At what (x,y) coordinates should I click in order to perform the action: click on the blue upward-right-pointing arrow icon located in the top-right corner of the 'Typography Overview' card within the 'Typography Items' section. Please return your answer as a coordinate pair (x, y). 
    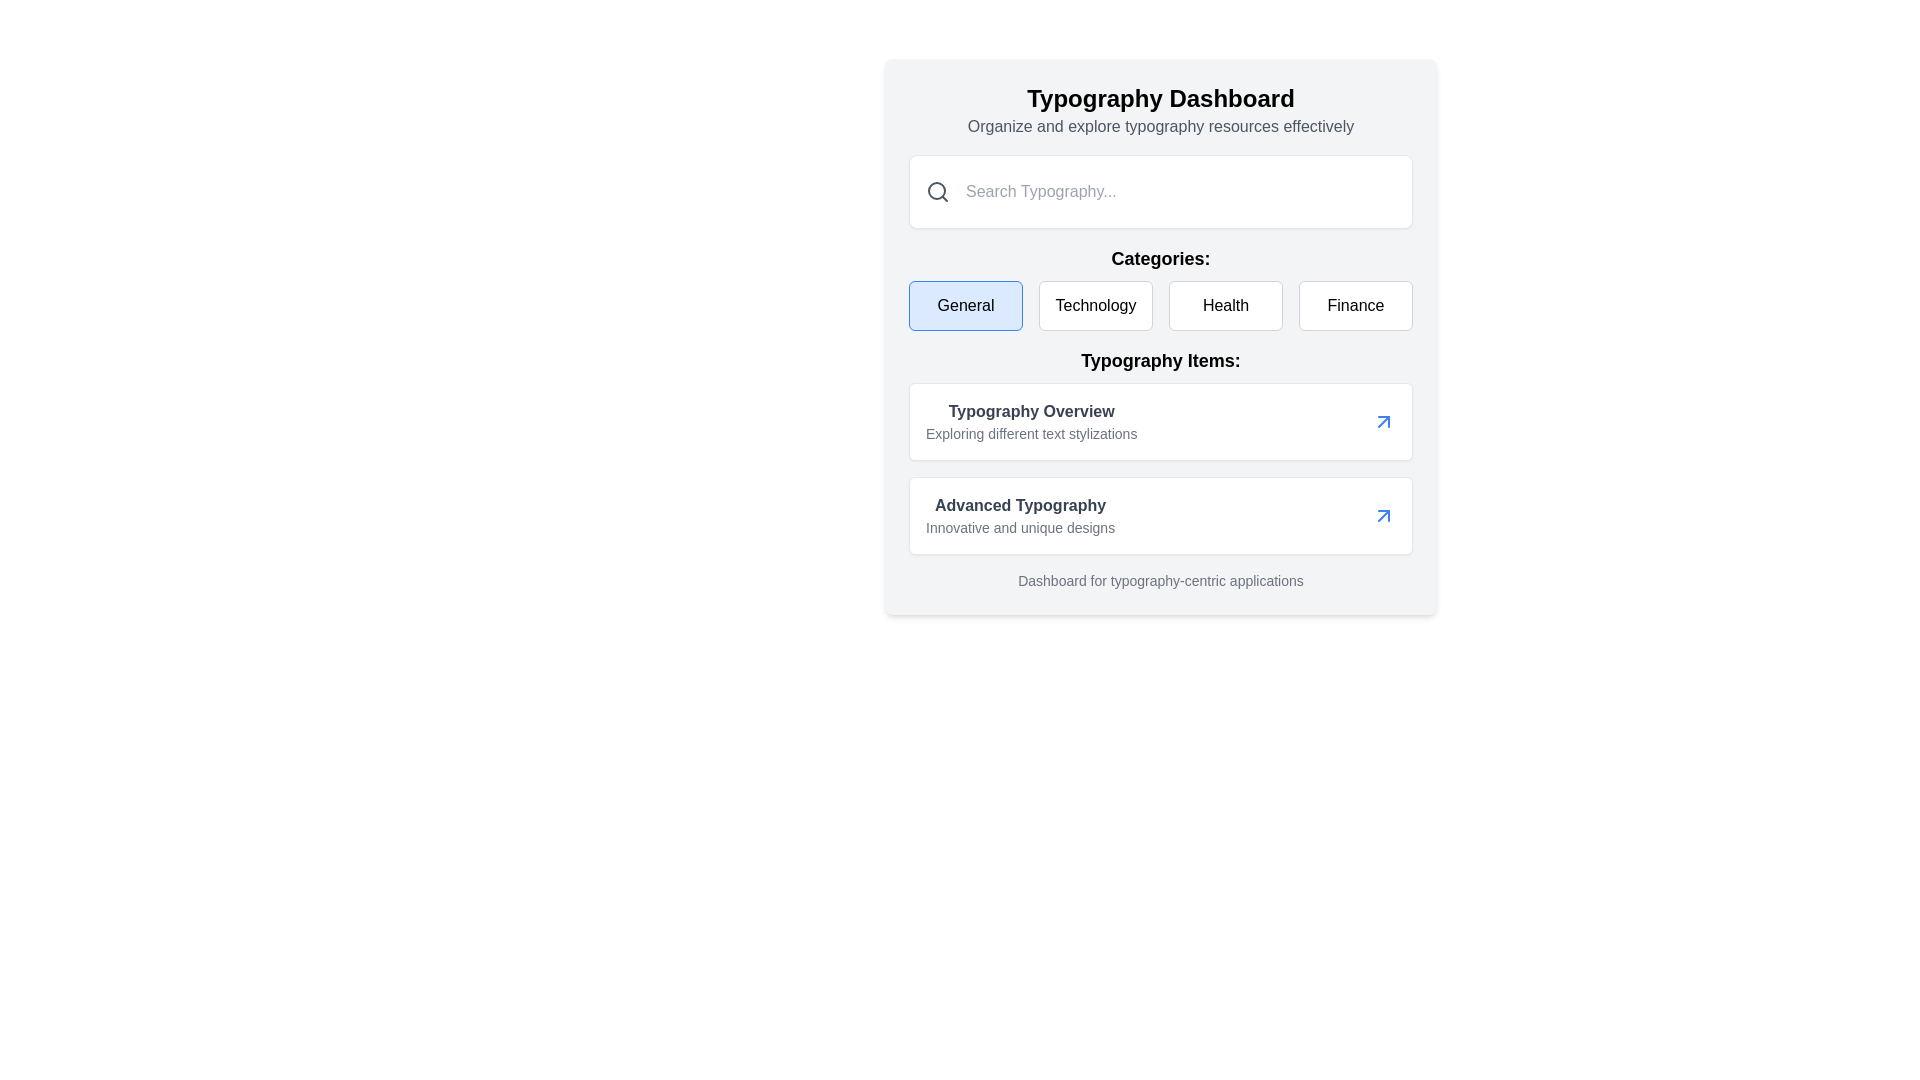
    Looking at the image, I should click on (1382, 420).